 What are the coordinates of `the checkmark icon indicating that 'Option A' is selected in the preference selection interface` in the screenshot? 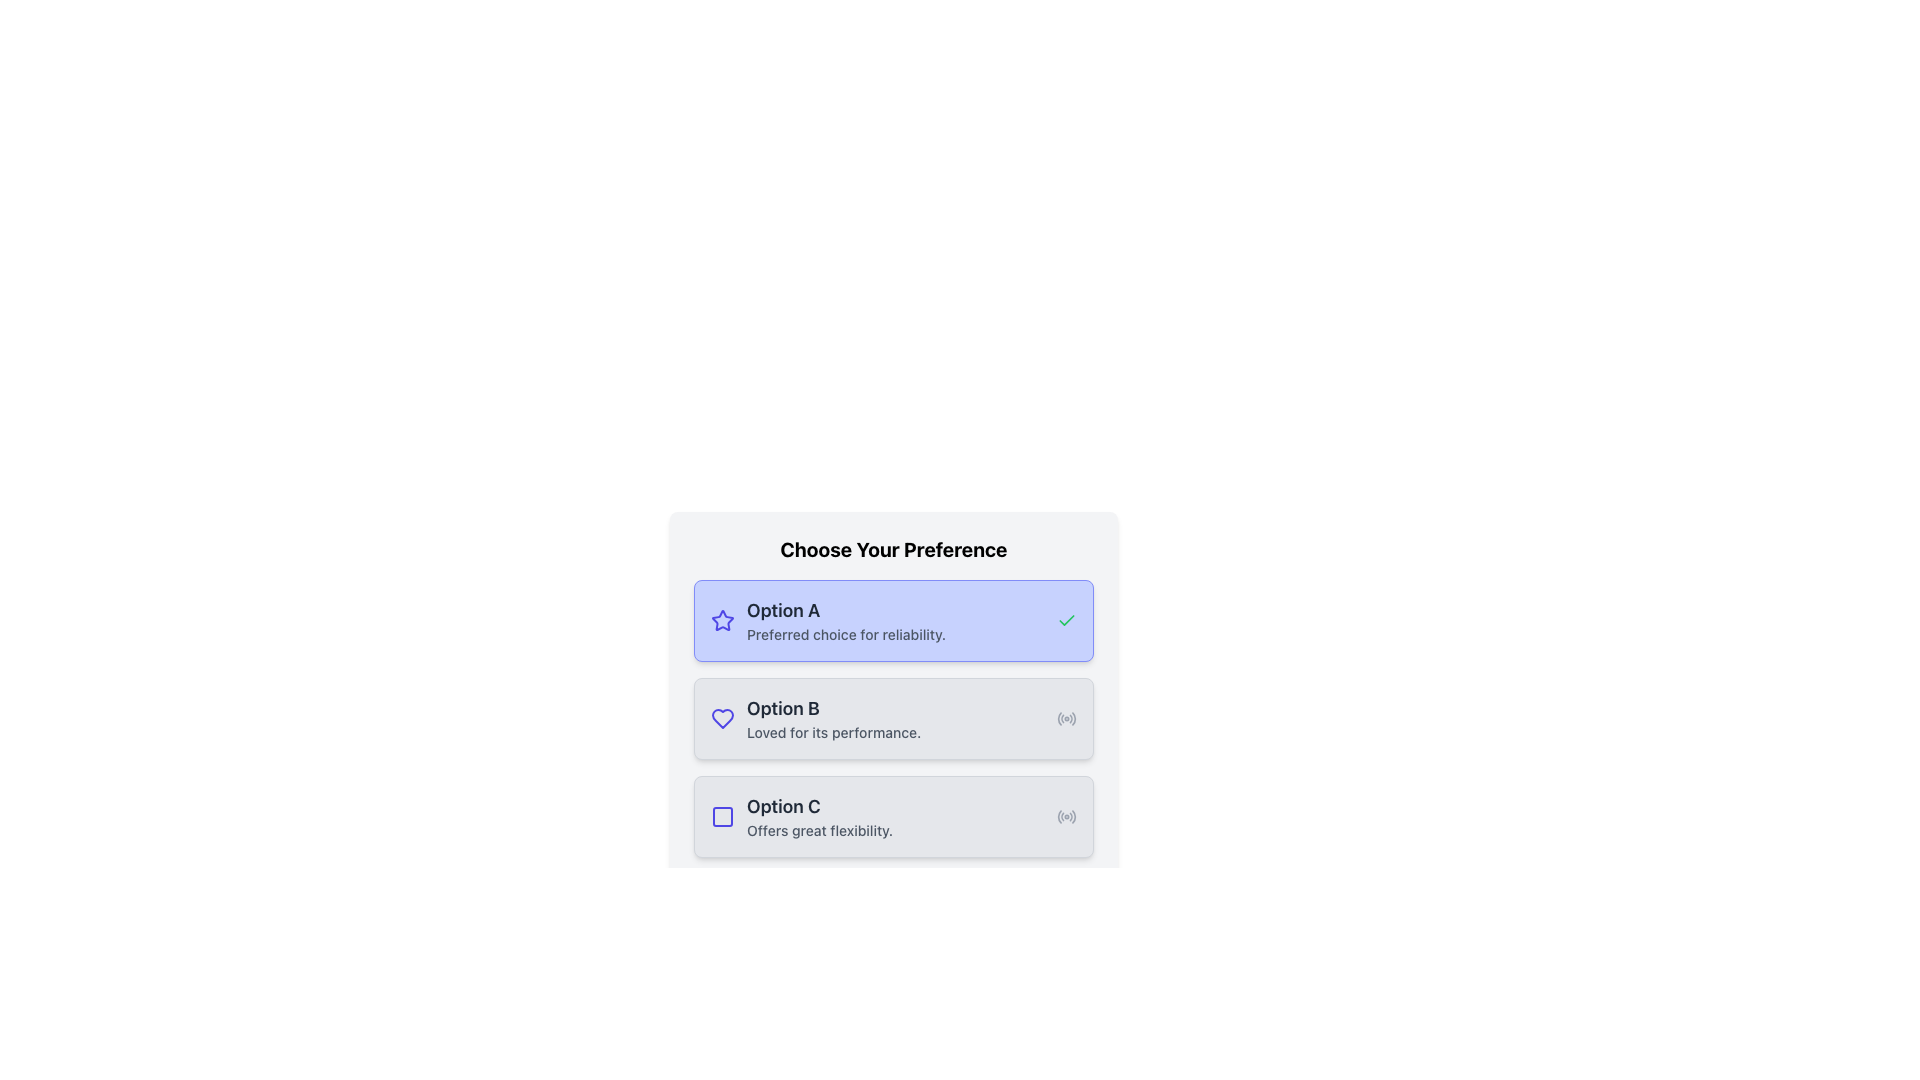 It's located at (1065, 619).